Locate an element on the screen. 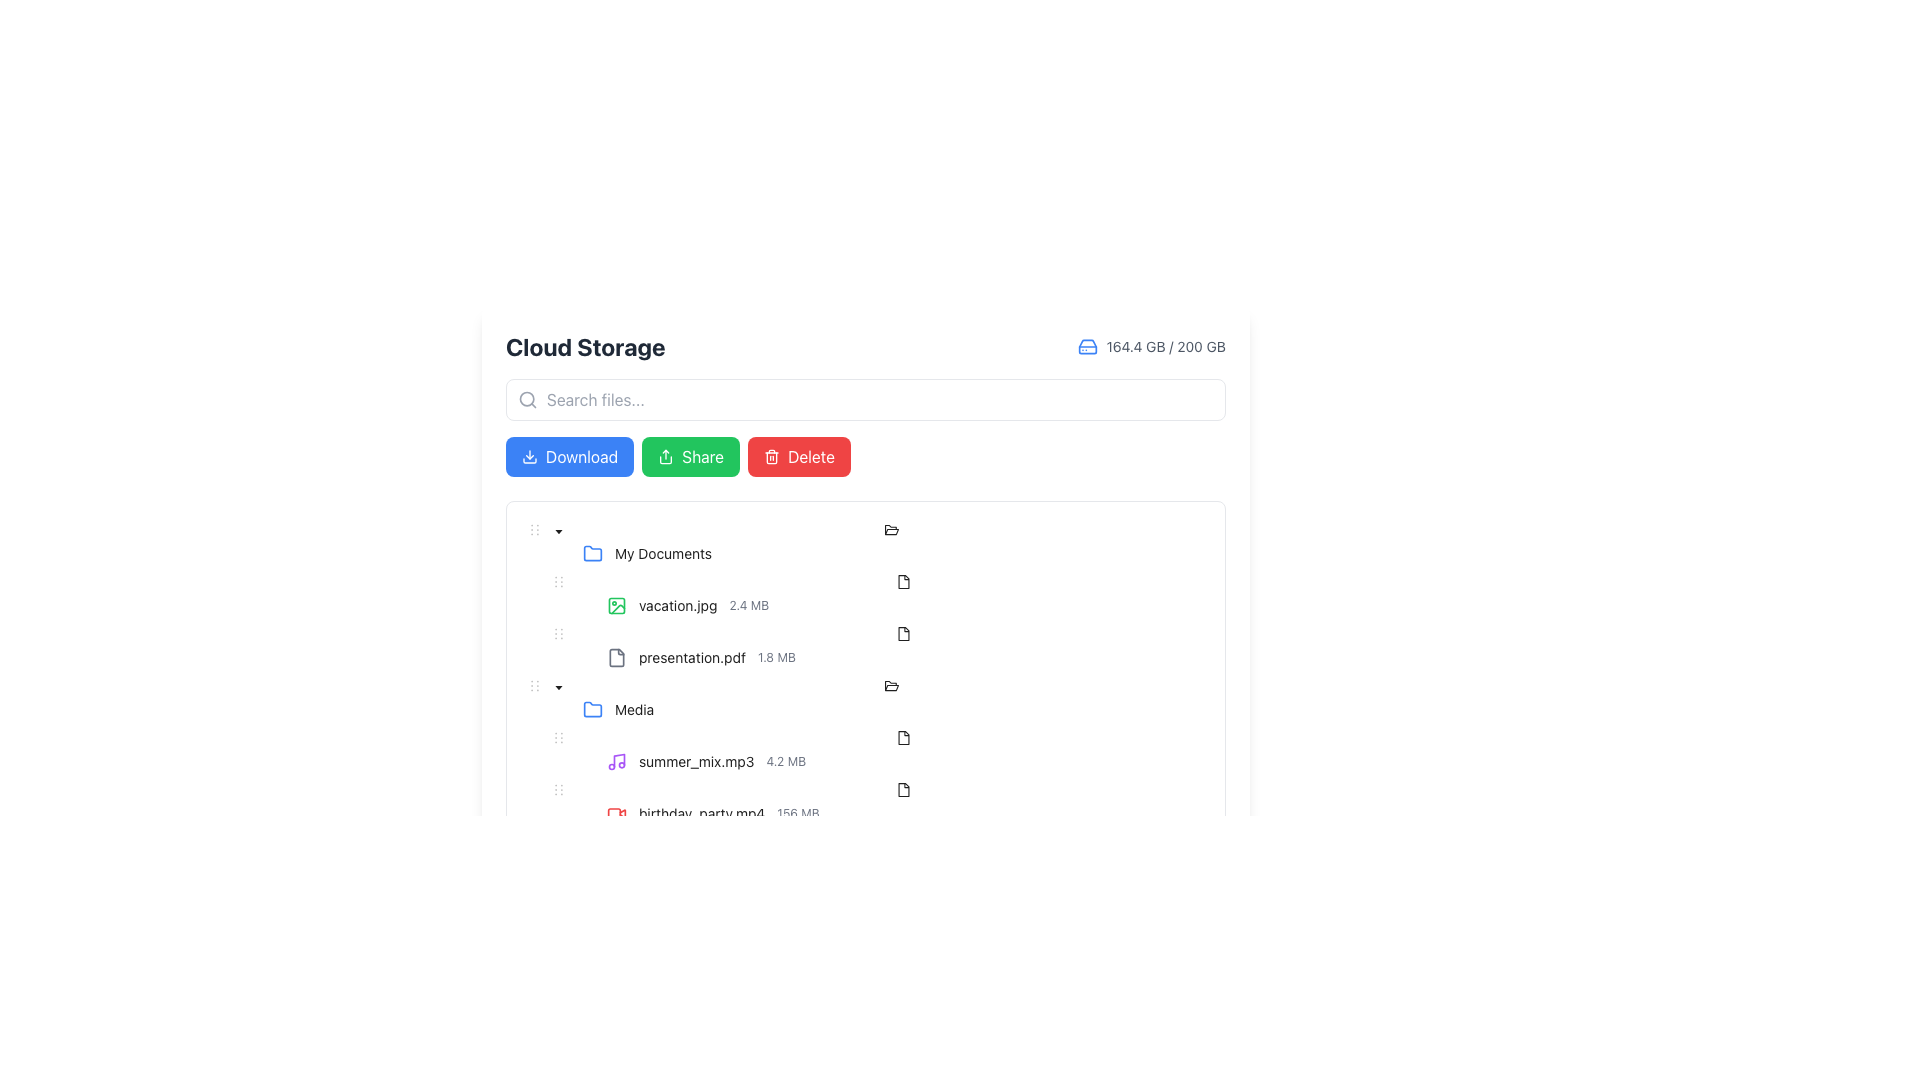  the state of the document icon located to the right of the media file name 'birthday_party.mp4' in the 'Media' folder is located at coordinates (902, 737).